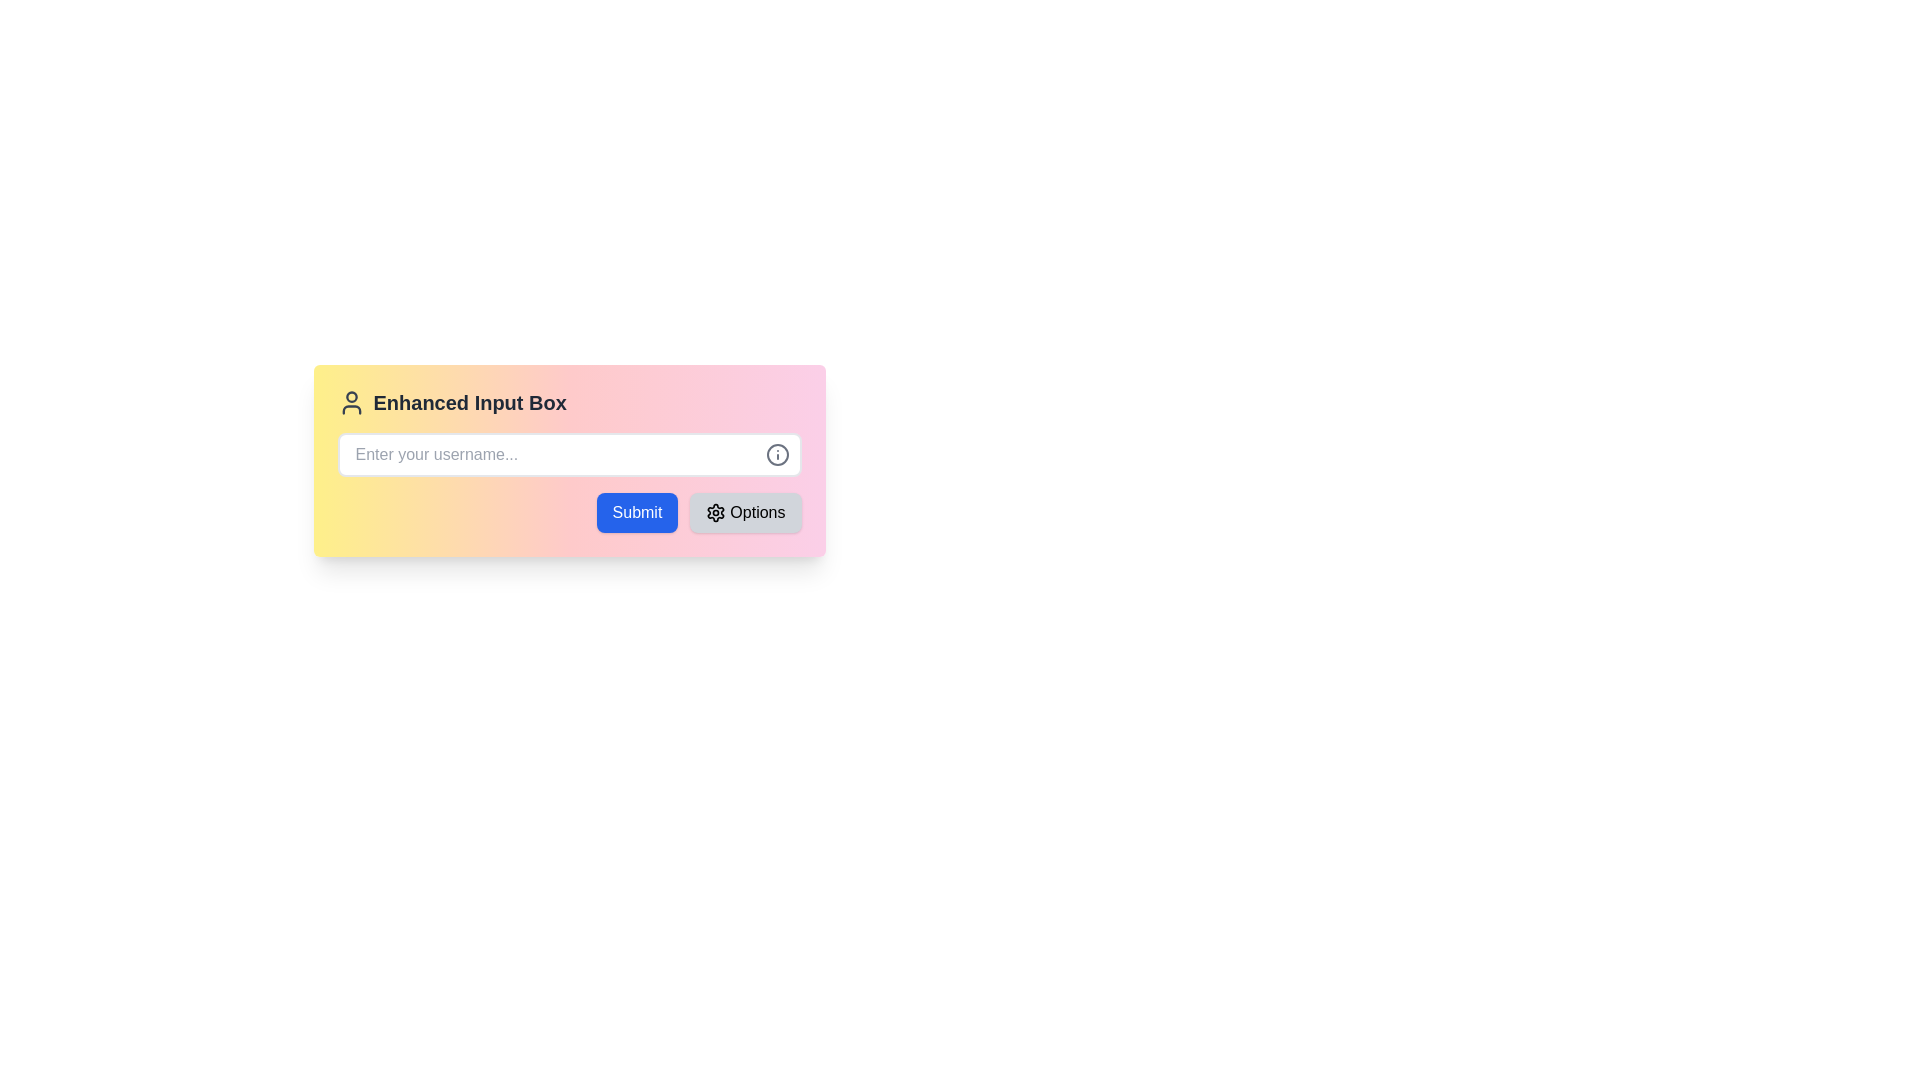 This screenshot has width=1920, height=1080. I want to click on the human figure icon located at the leftmost end of the 'Enhanced Input Box' header, which has a smooth design with dark gray lines on a light yellow background, so click(351, 402).